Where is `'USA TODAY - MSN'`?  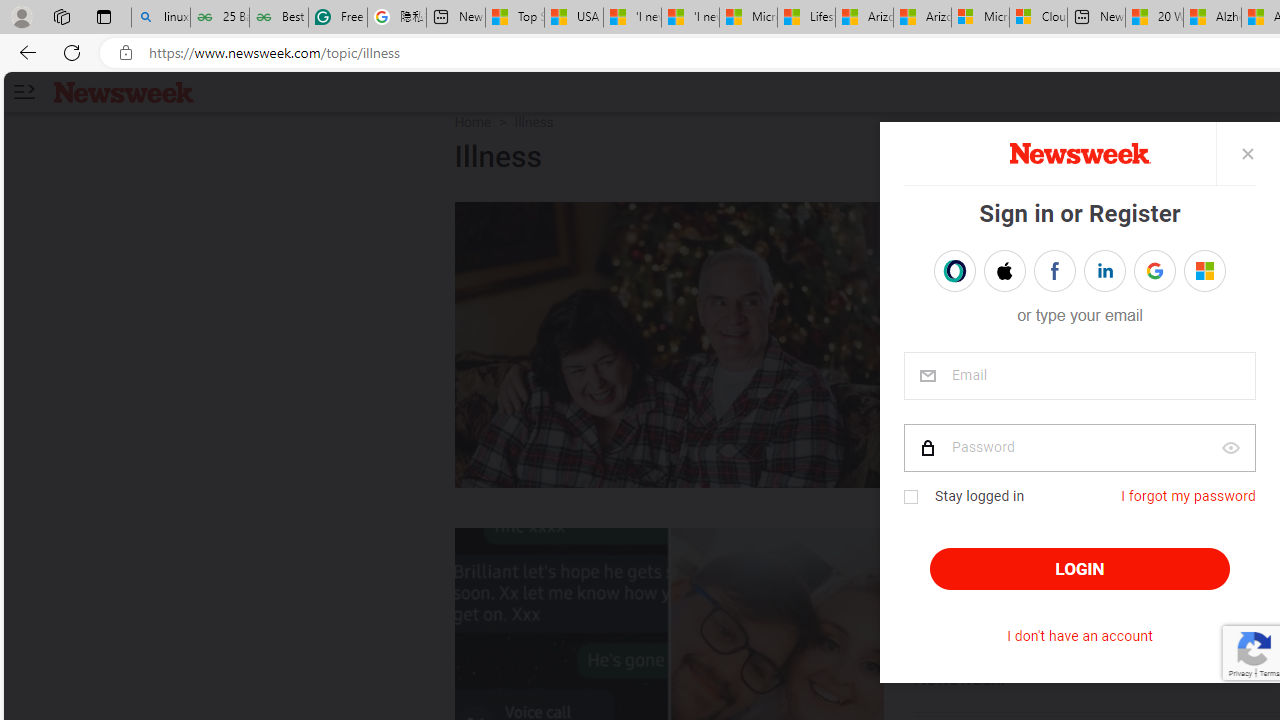
'USA TODAY - MSN' is located at coordinates (573, 17).